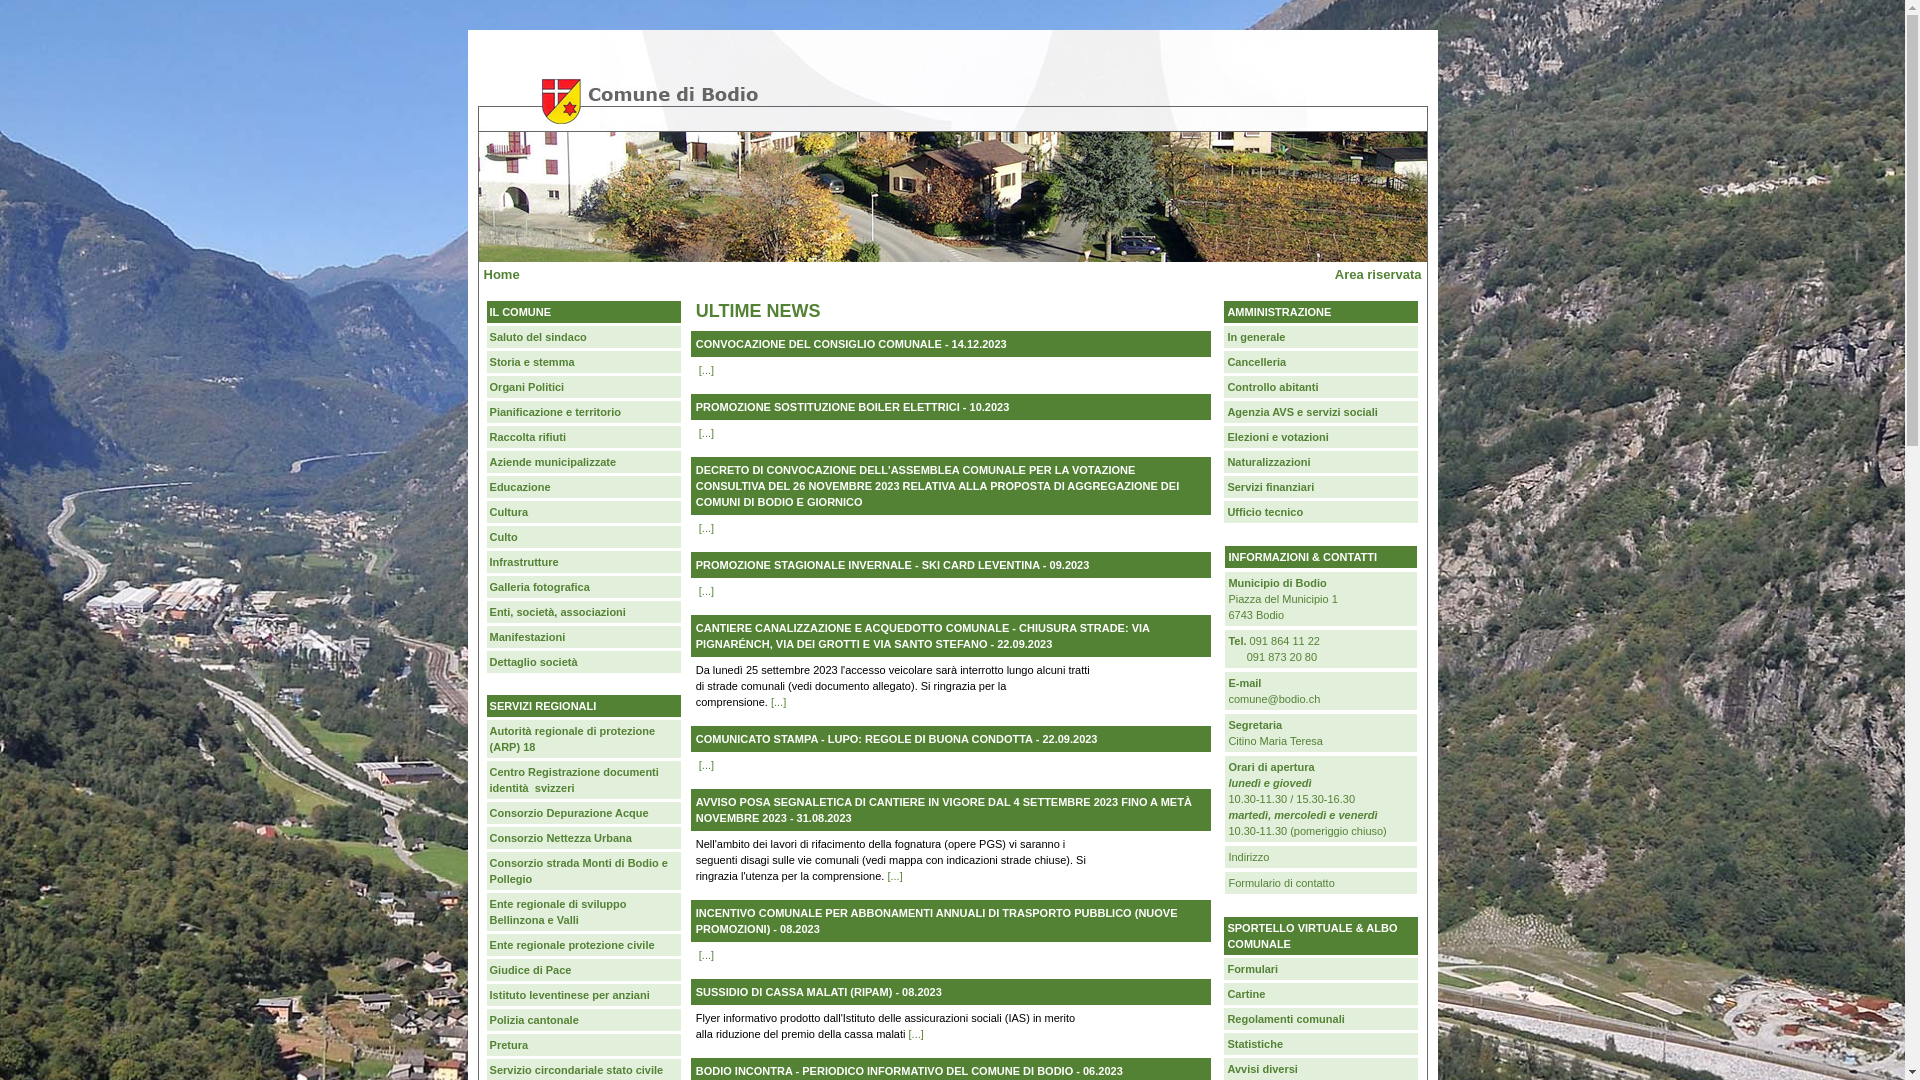  What do you see at coordinates (583, 535) in the screenshot?
I see `'Culto'` at bounding box center [583, 535].